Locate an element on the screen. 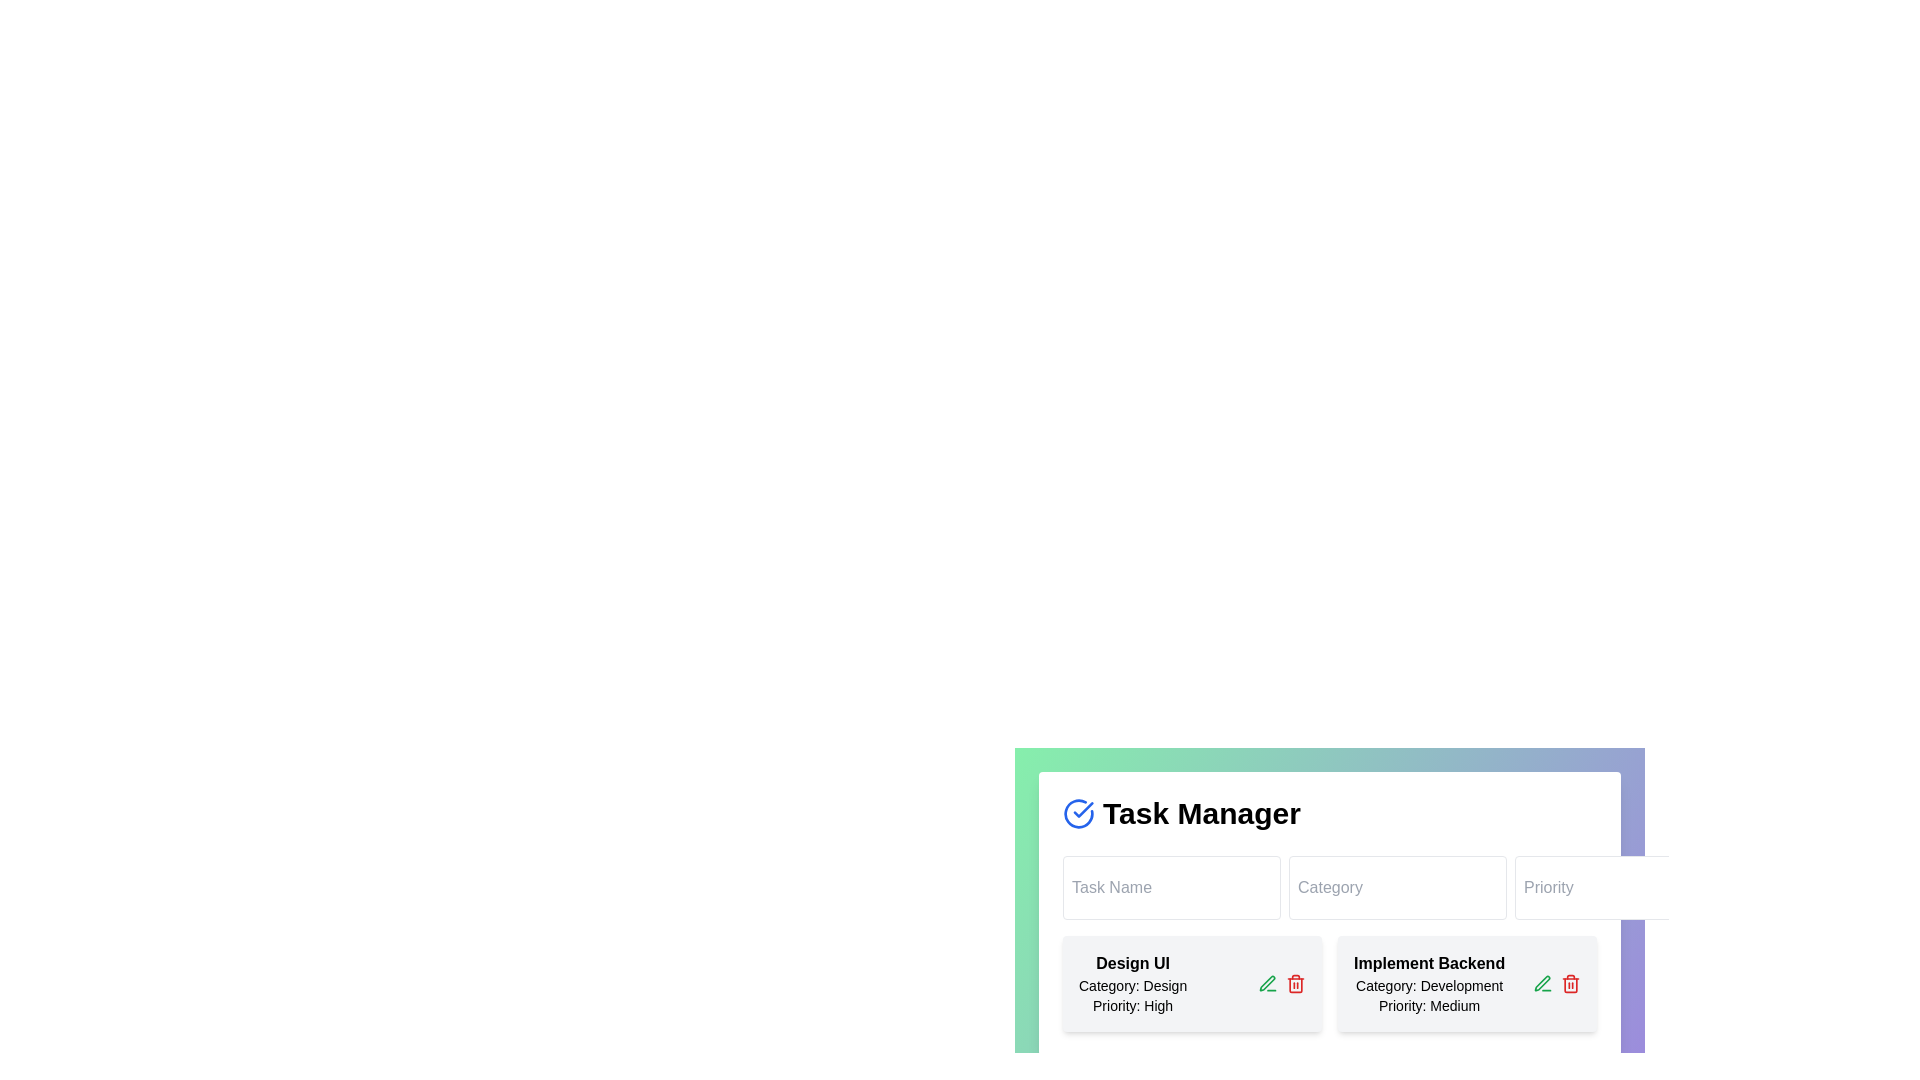 Image resolution: width=1920 pixels, height=1080 pixels. the static text label displaying 'Category: Design' is located at coordinates (1133, 985).